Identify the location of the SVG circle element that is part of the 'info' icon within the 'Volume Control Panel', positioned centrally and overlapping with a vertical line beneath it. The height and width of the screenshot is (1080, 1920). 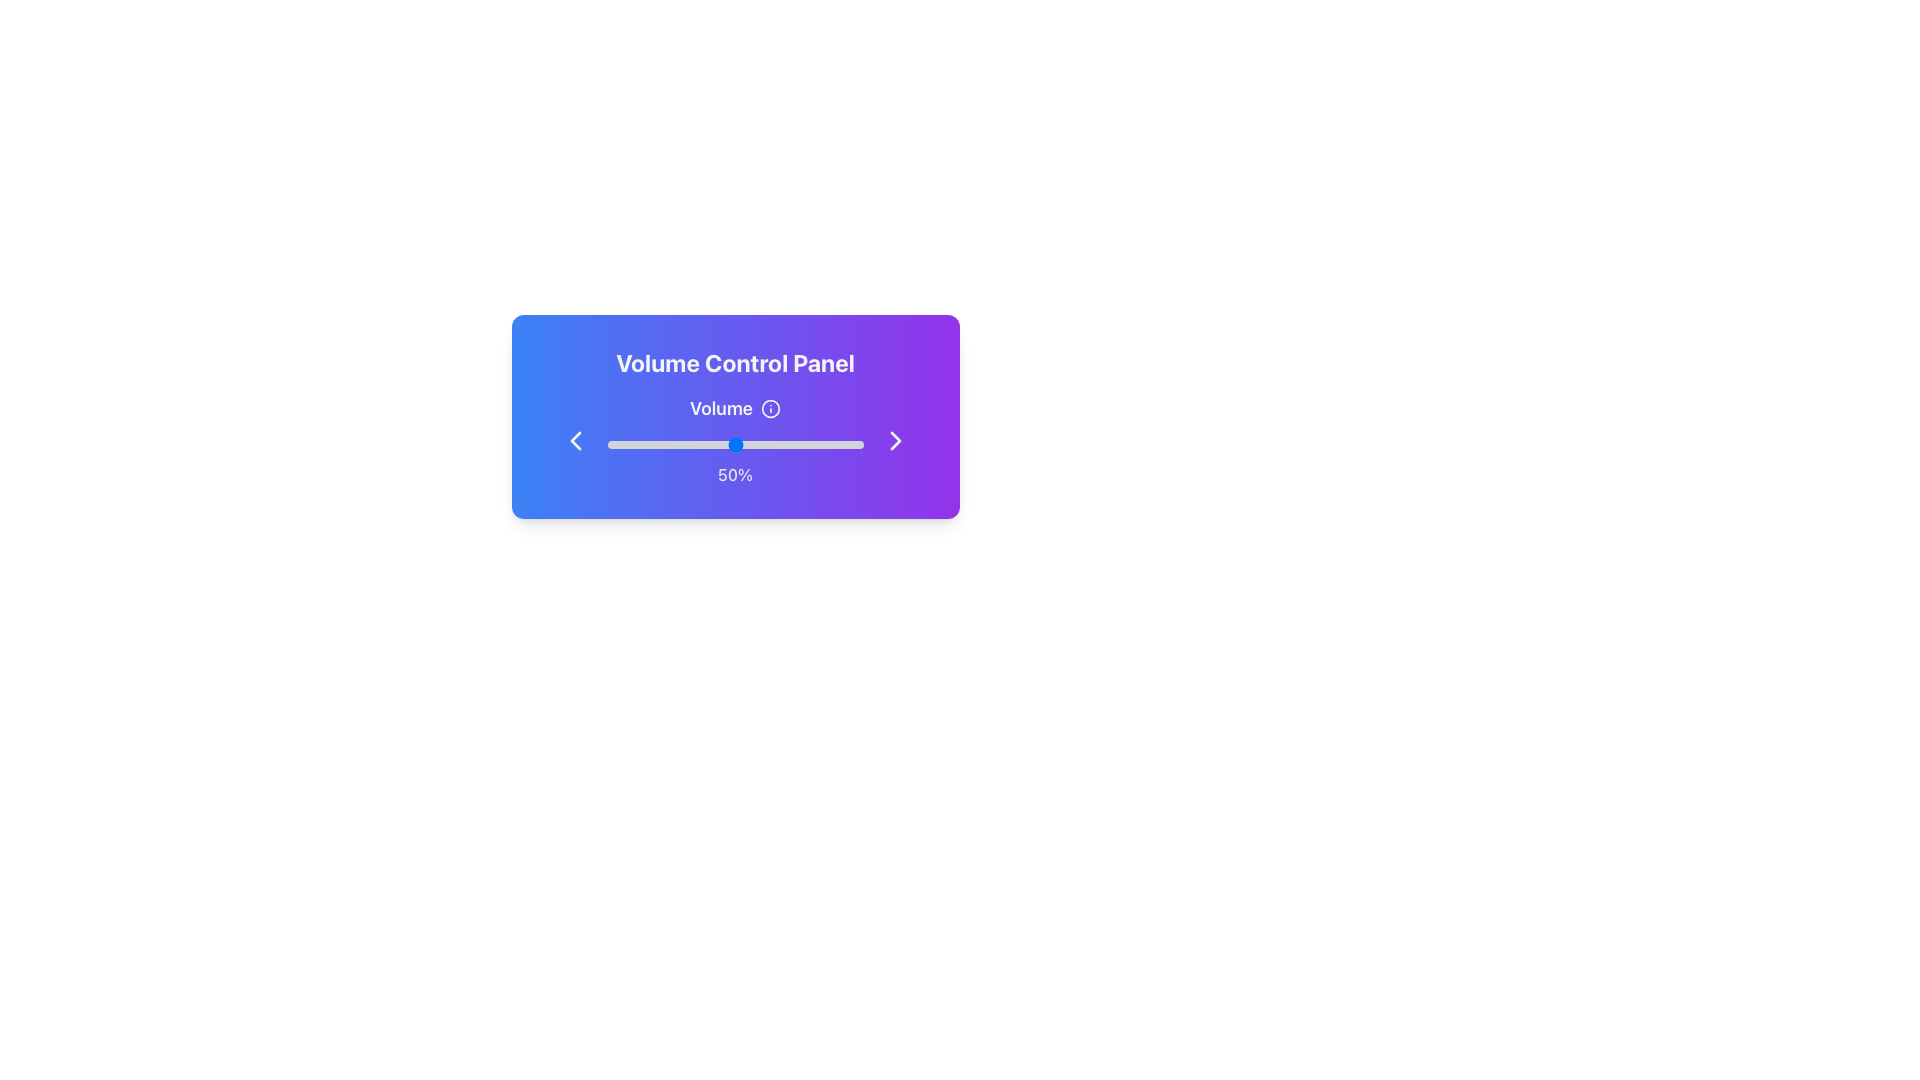
(769, 407).